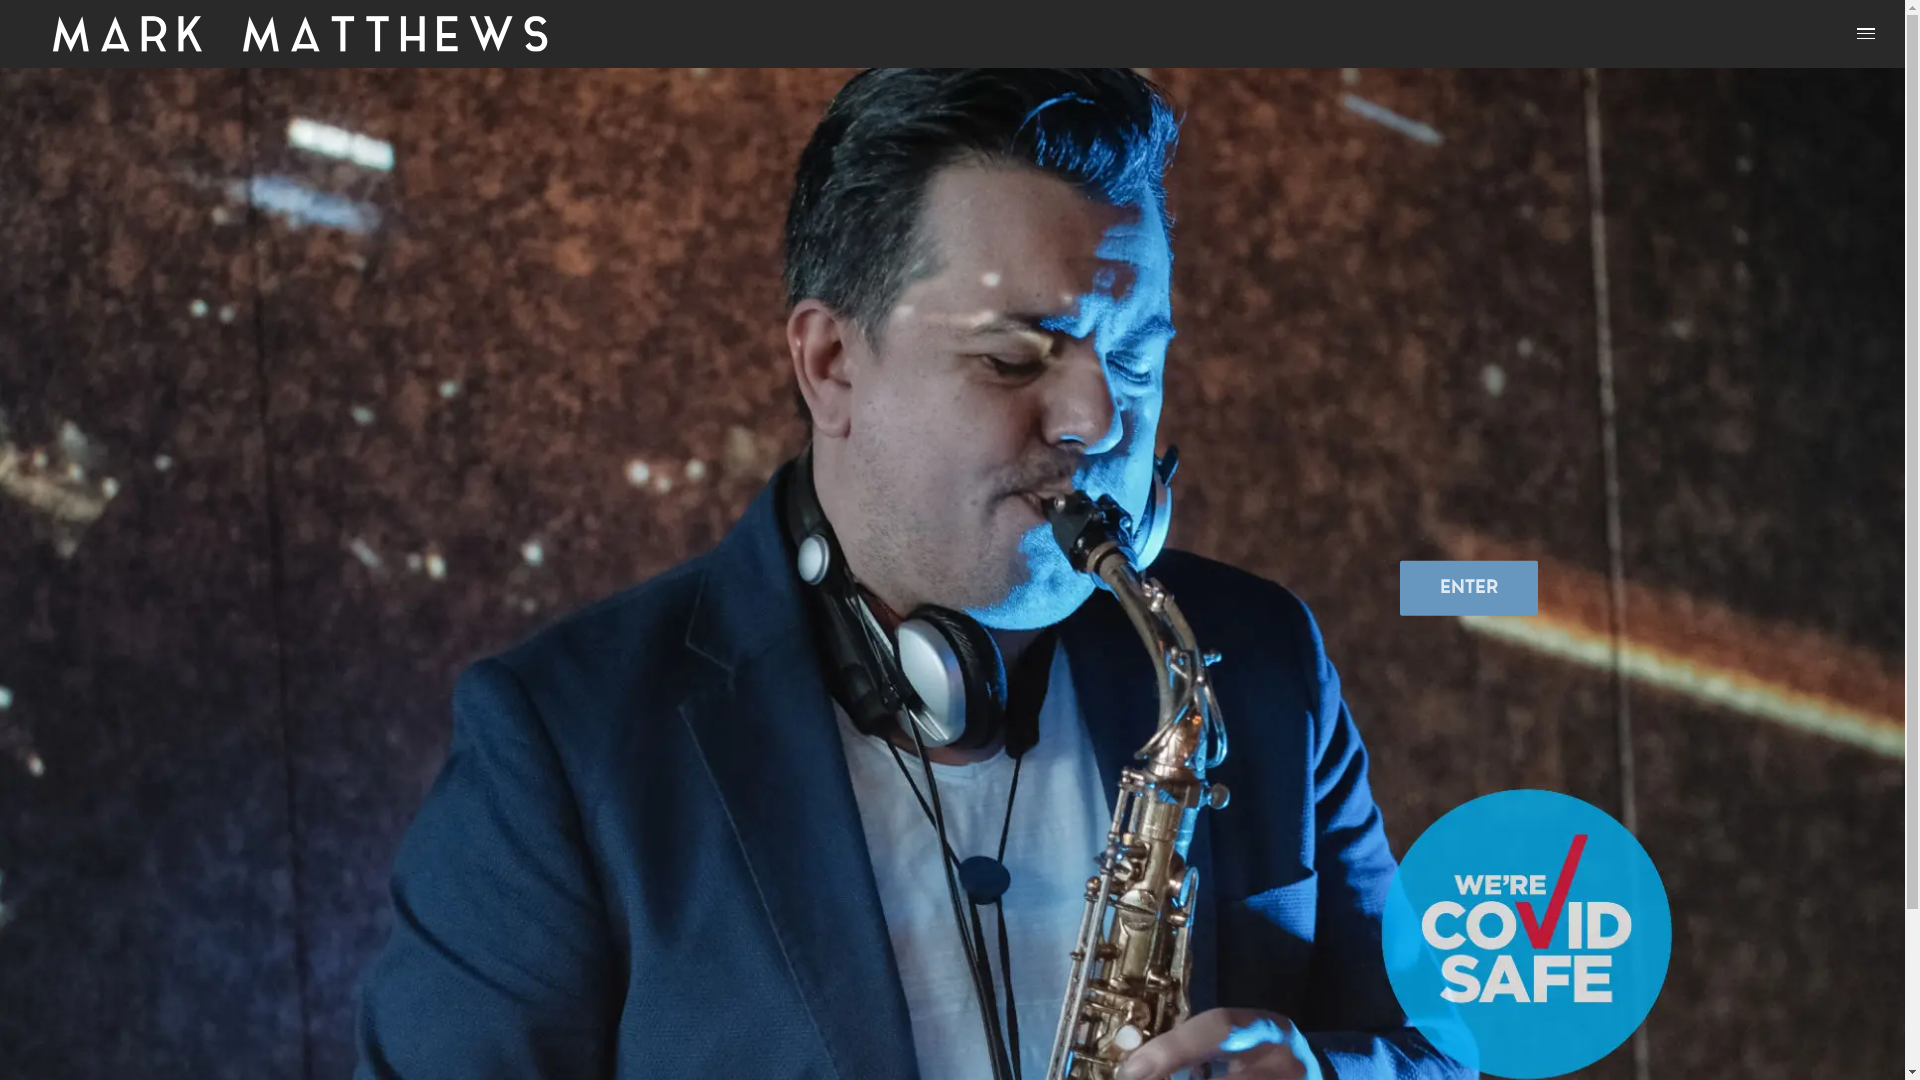 The width and height of the screenshot is (1920, 1080). What do you see at coordinates (1468, 587) in the screenshot?
I see `'ENTER'` at bounding box center [1468, 587].